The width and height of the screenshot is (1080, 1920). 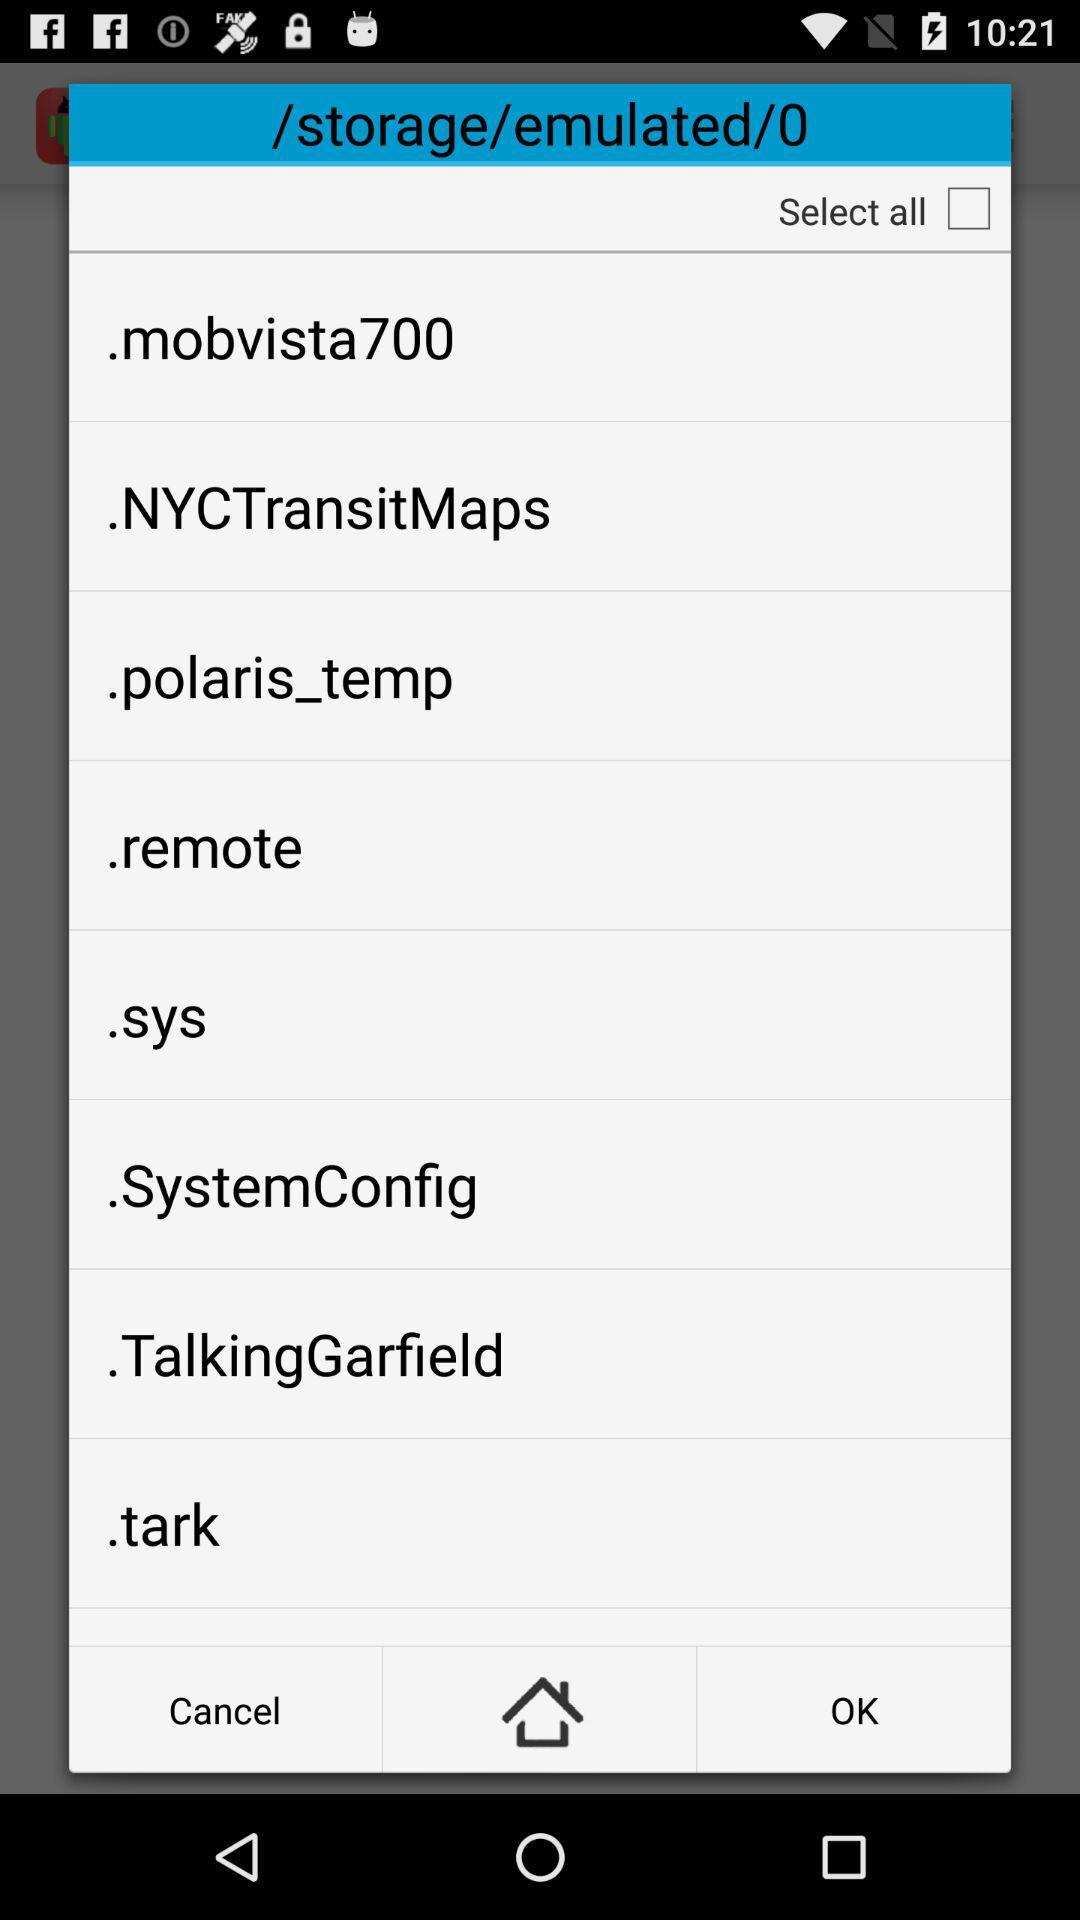 I want to click on the icon to the right of cancel icon, so click(x=538, y=1708).